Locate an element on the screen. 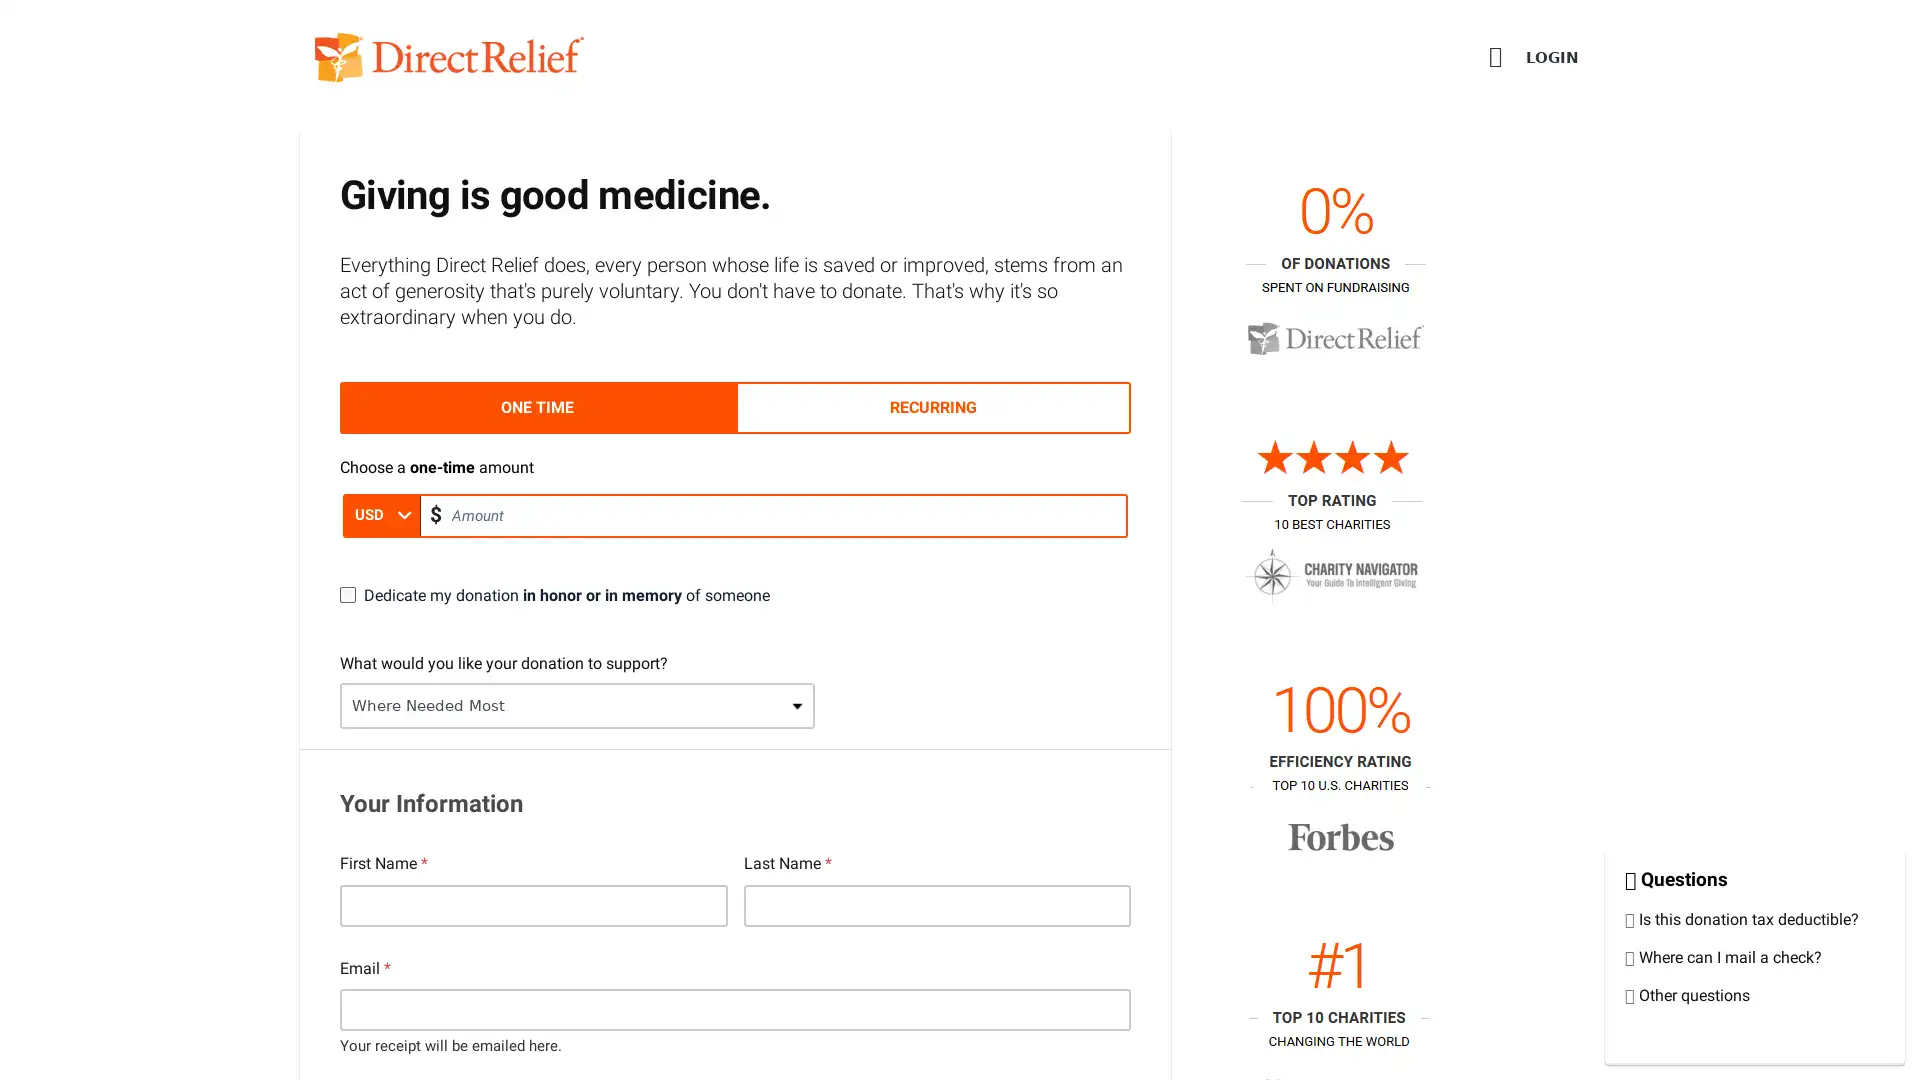  LOGIN is located at coordinates (1555, 56).